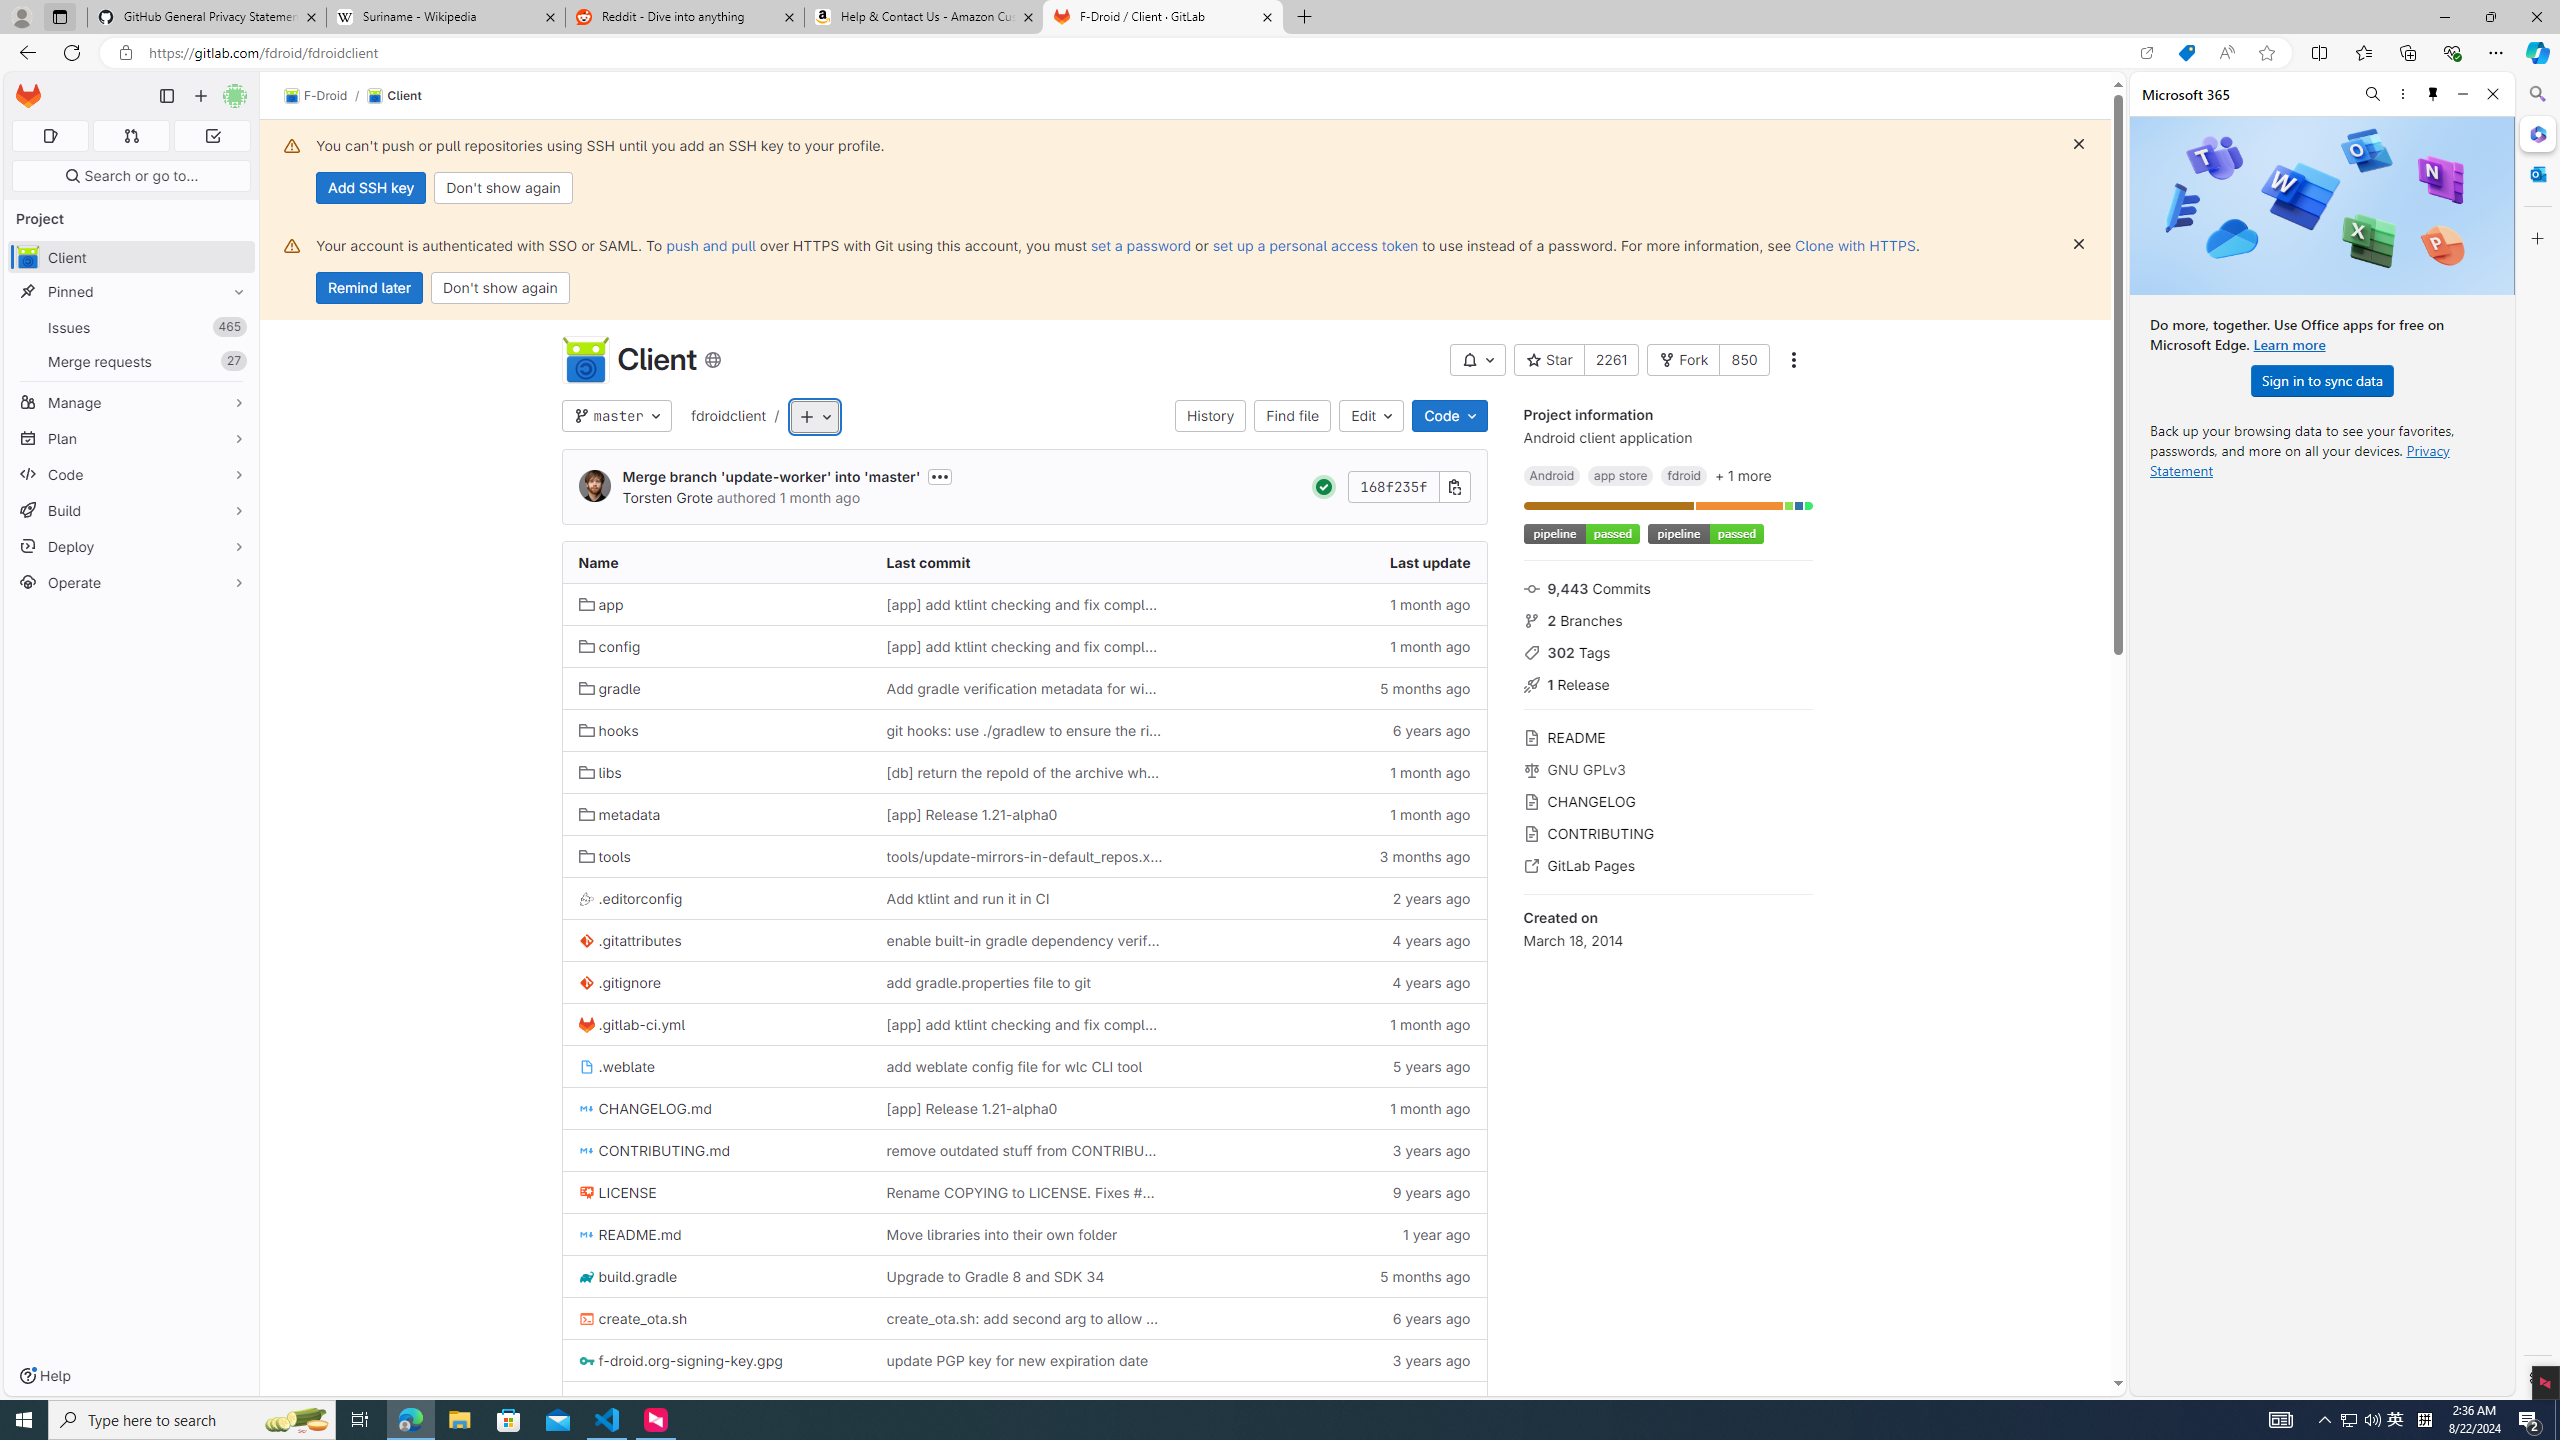 The width and height of the screenshot is (2560, 1440). I want to click on 'Remind later', so click(368, 287).